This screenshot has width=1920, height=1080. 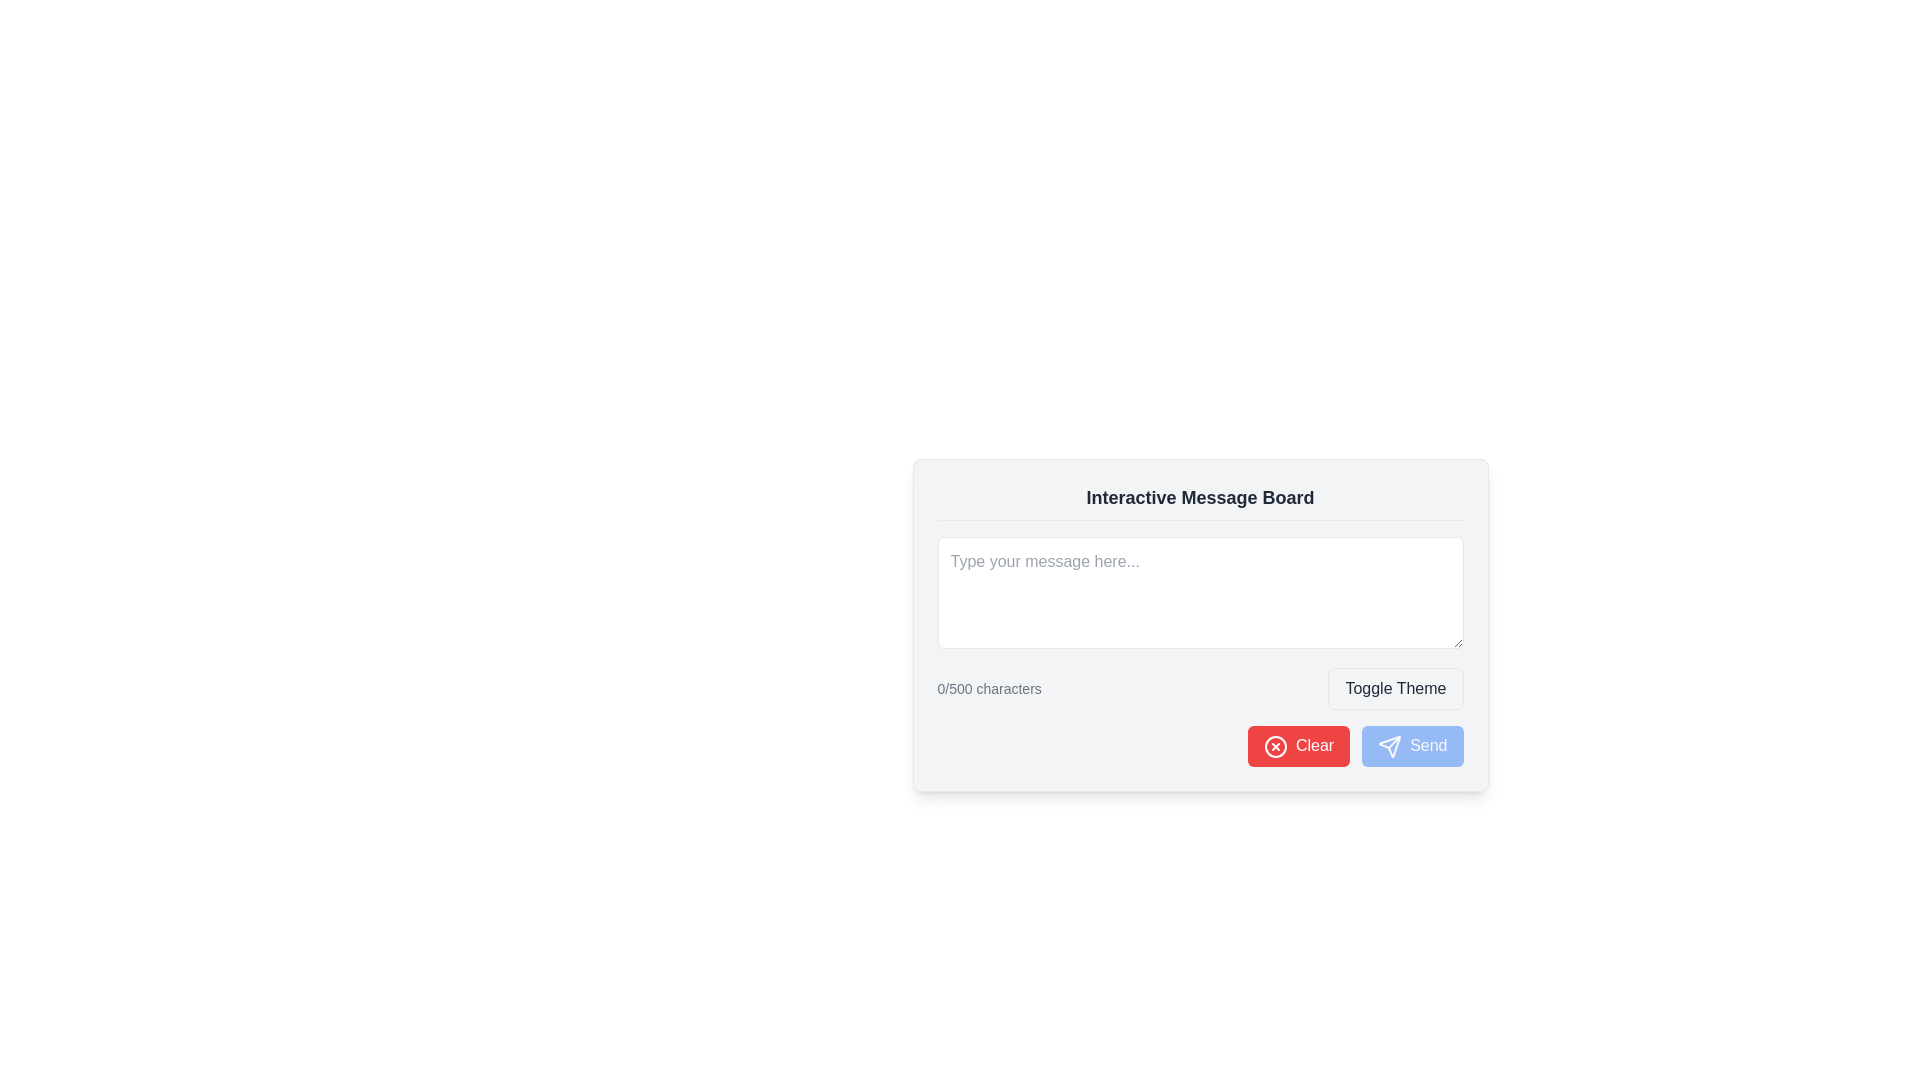 I want to click on the send action icon located to the left of the 'Send' text within the Send button, so click(x=1389, y=746).